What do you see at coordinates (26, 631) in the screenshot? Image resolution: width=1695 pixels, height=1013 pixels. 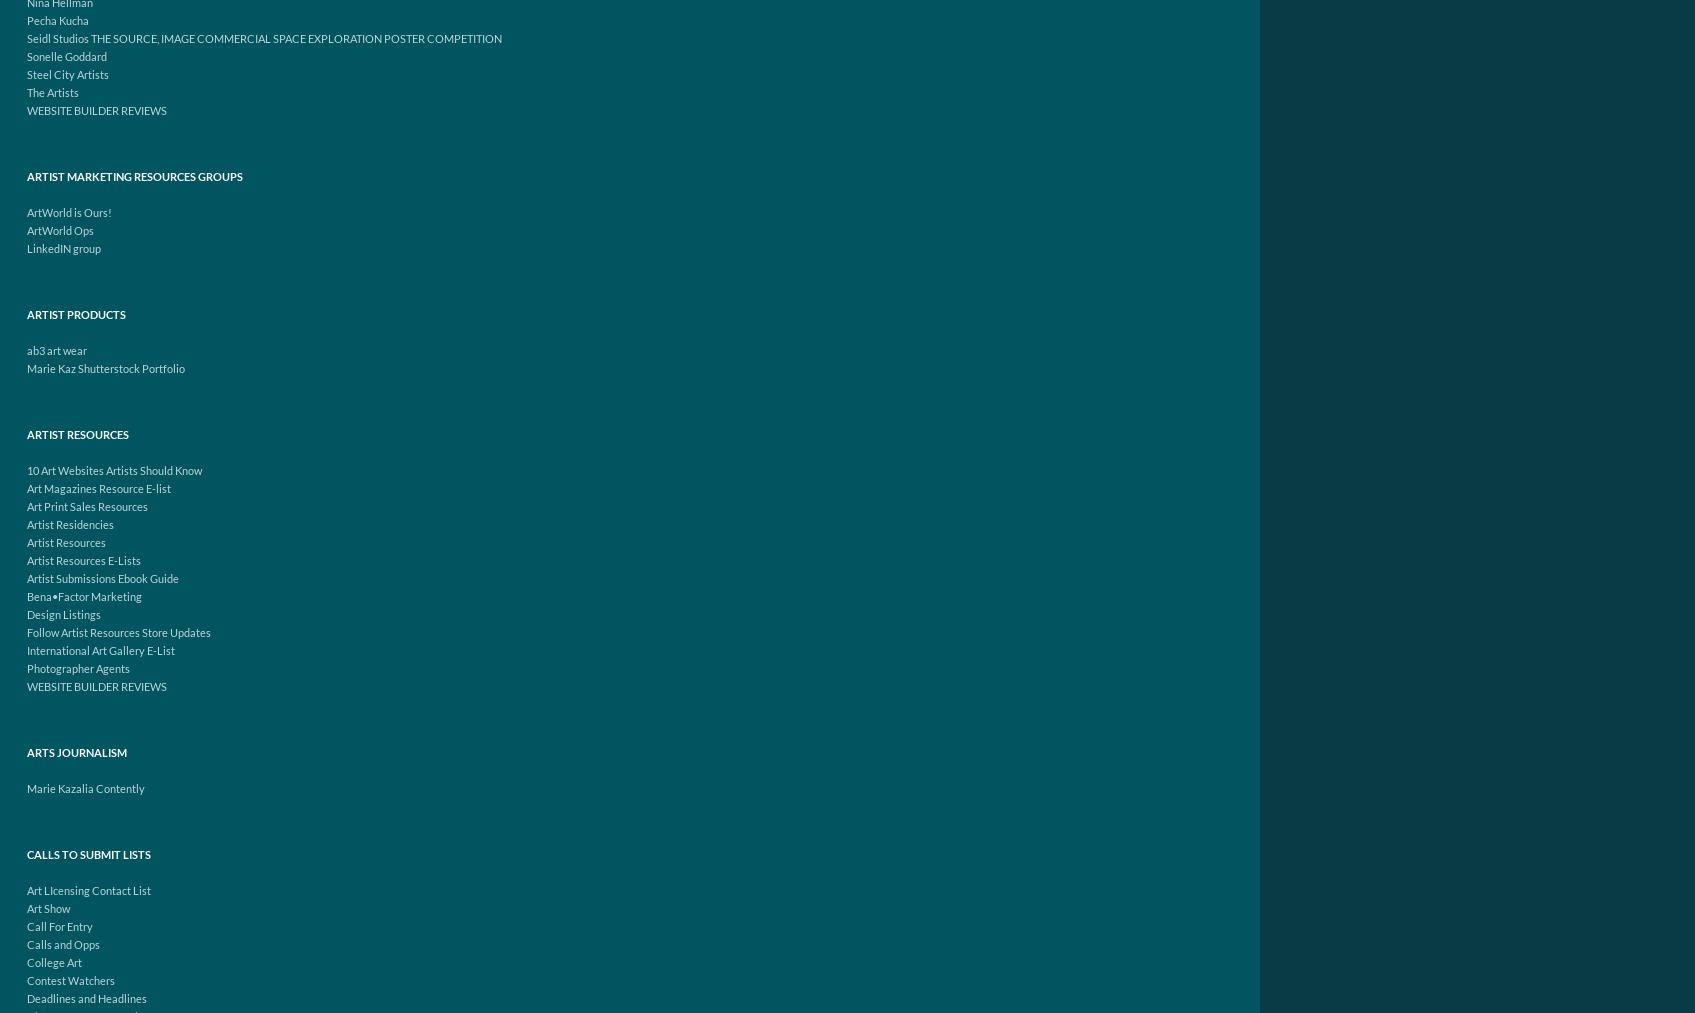 I see `'Follow Artist Resources Store Updates'` at bounding box center [26, 631].